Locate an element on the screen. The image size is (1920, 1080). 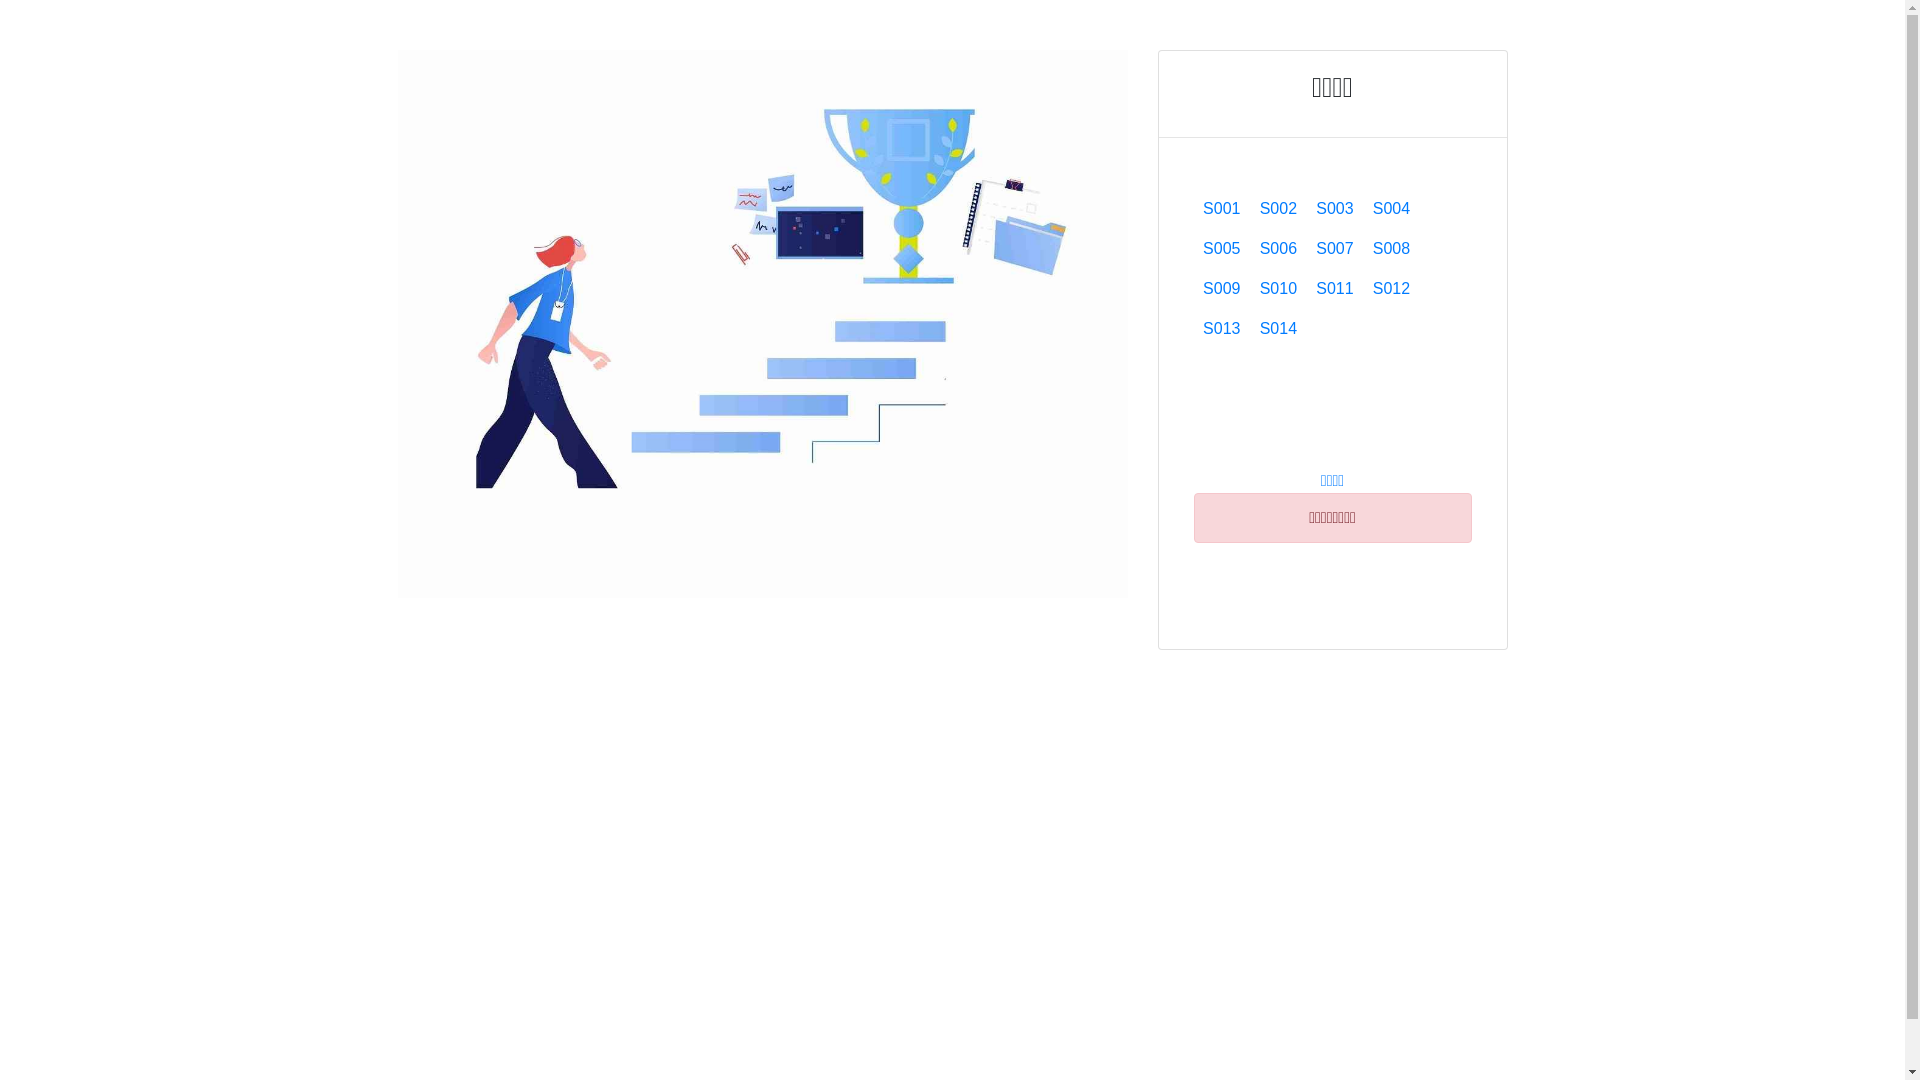
'S014' is located at coordinates (1248, 327).